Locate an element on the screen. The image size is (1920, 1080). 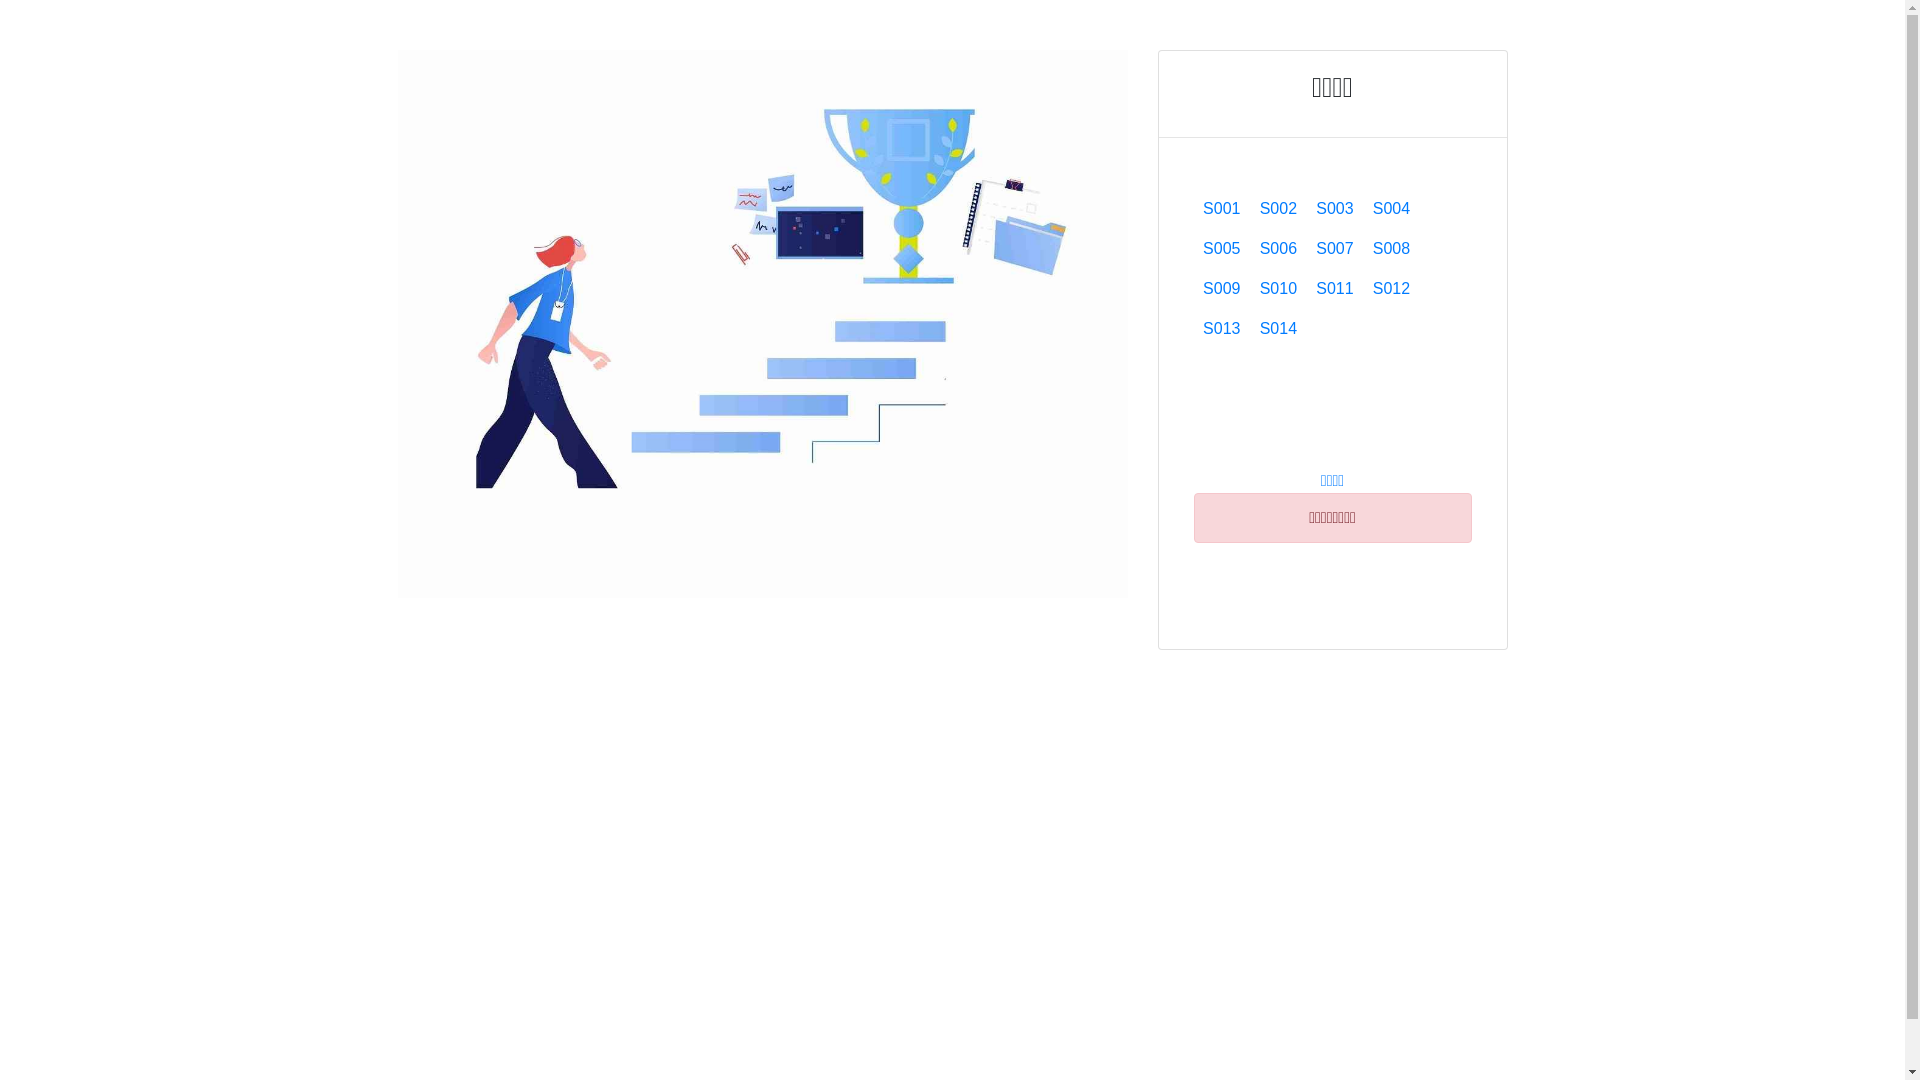
'S014' is located at coordinates (1248, 327).